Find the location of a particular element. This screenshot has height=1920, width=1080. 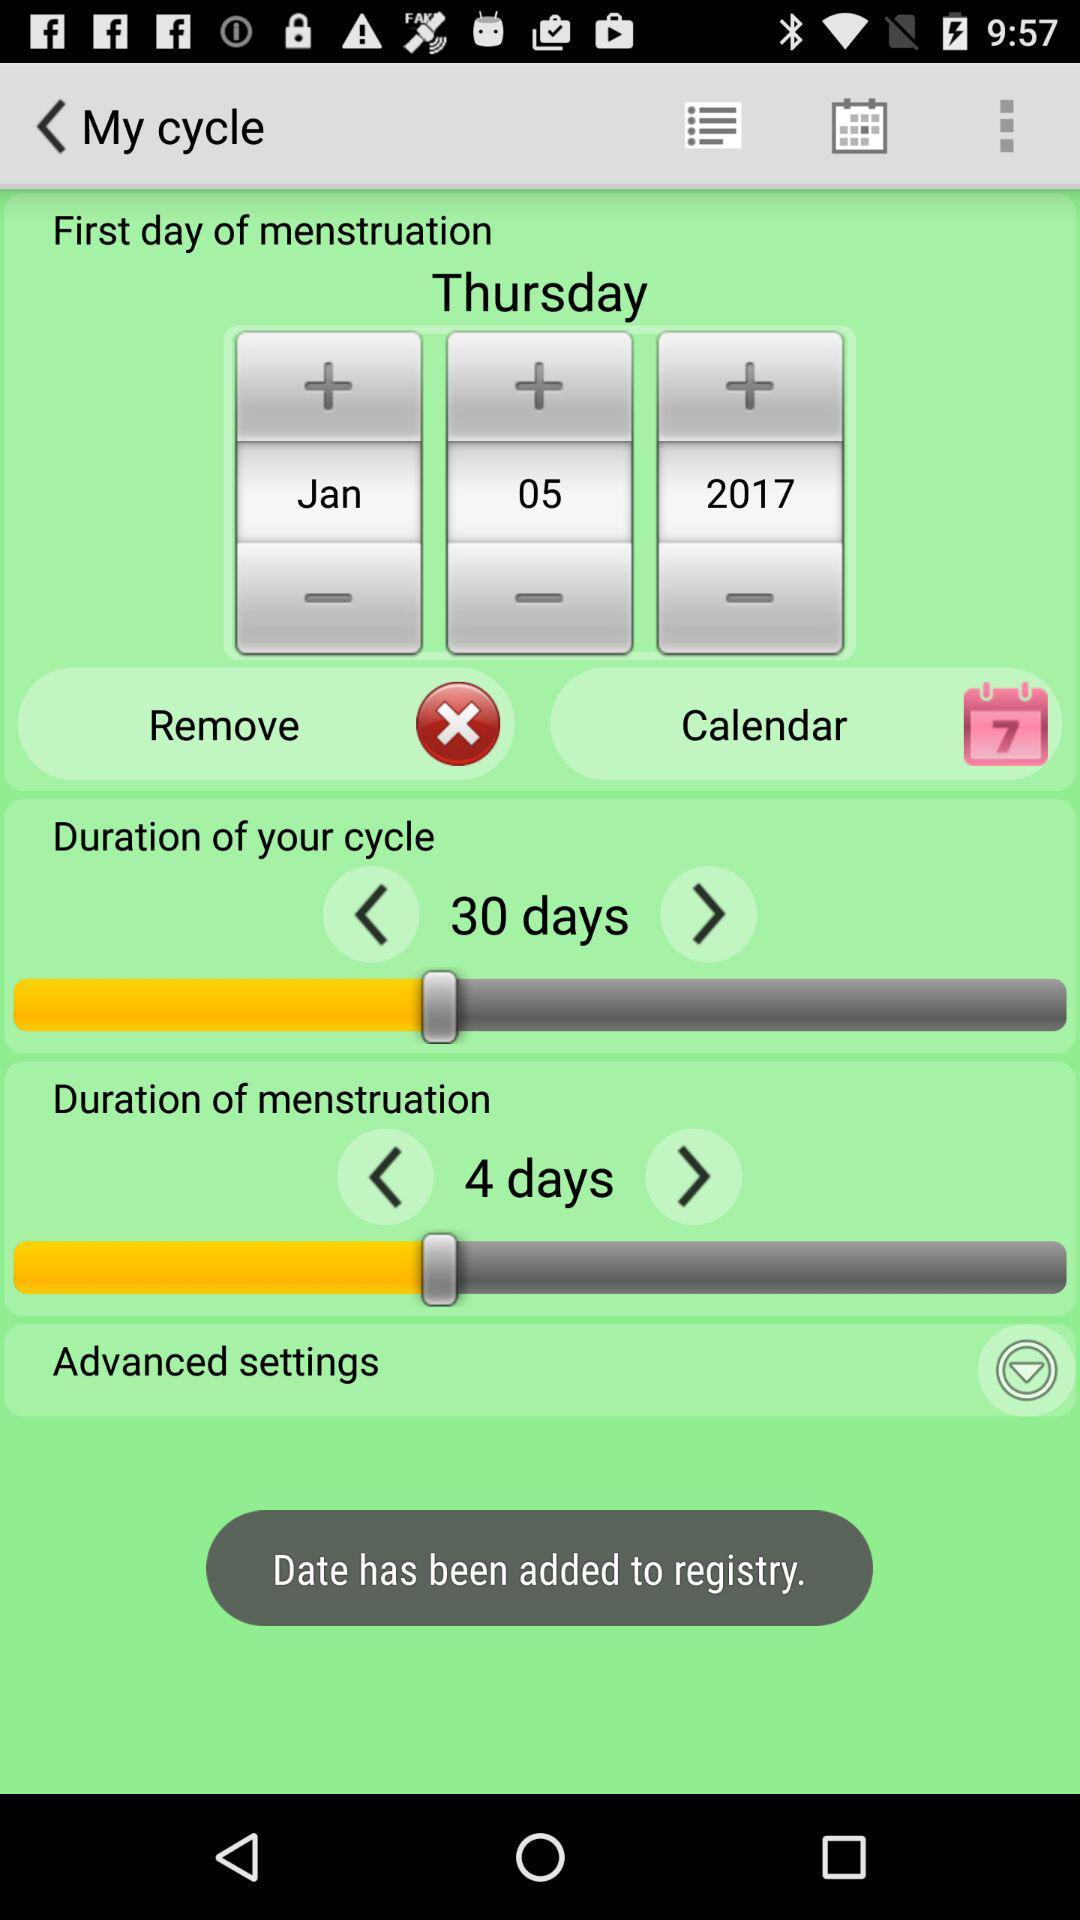

the arrow_forward icon is located at coordinates (707, 978).